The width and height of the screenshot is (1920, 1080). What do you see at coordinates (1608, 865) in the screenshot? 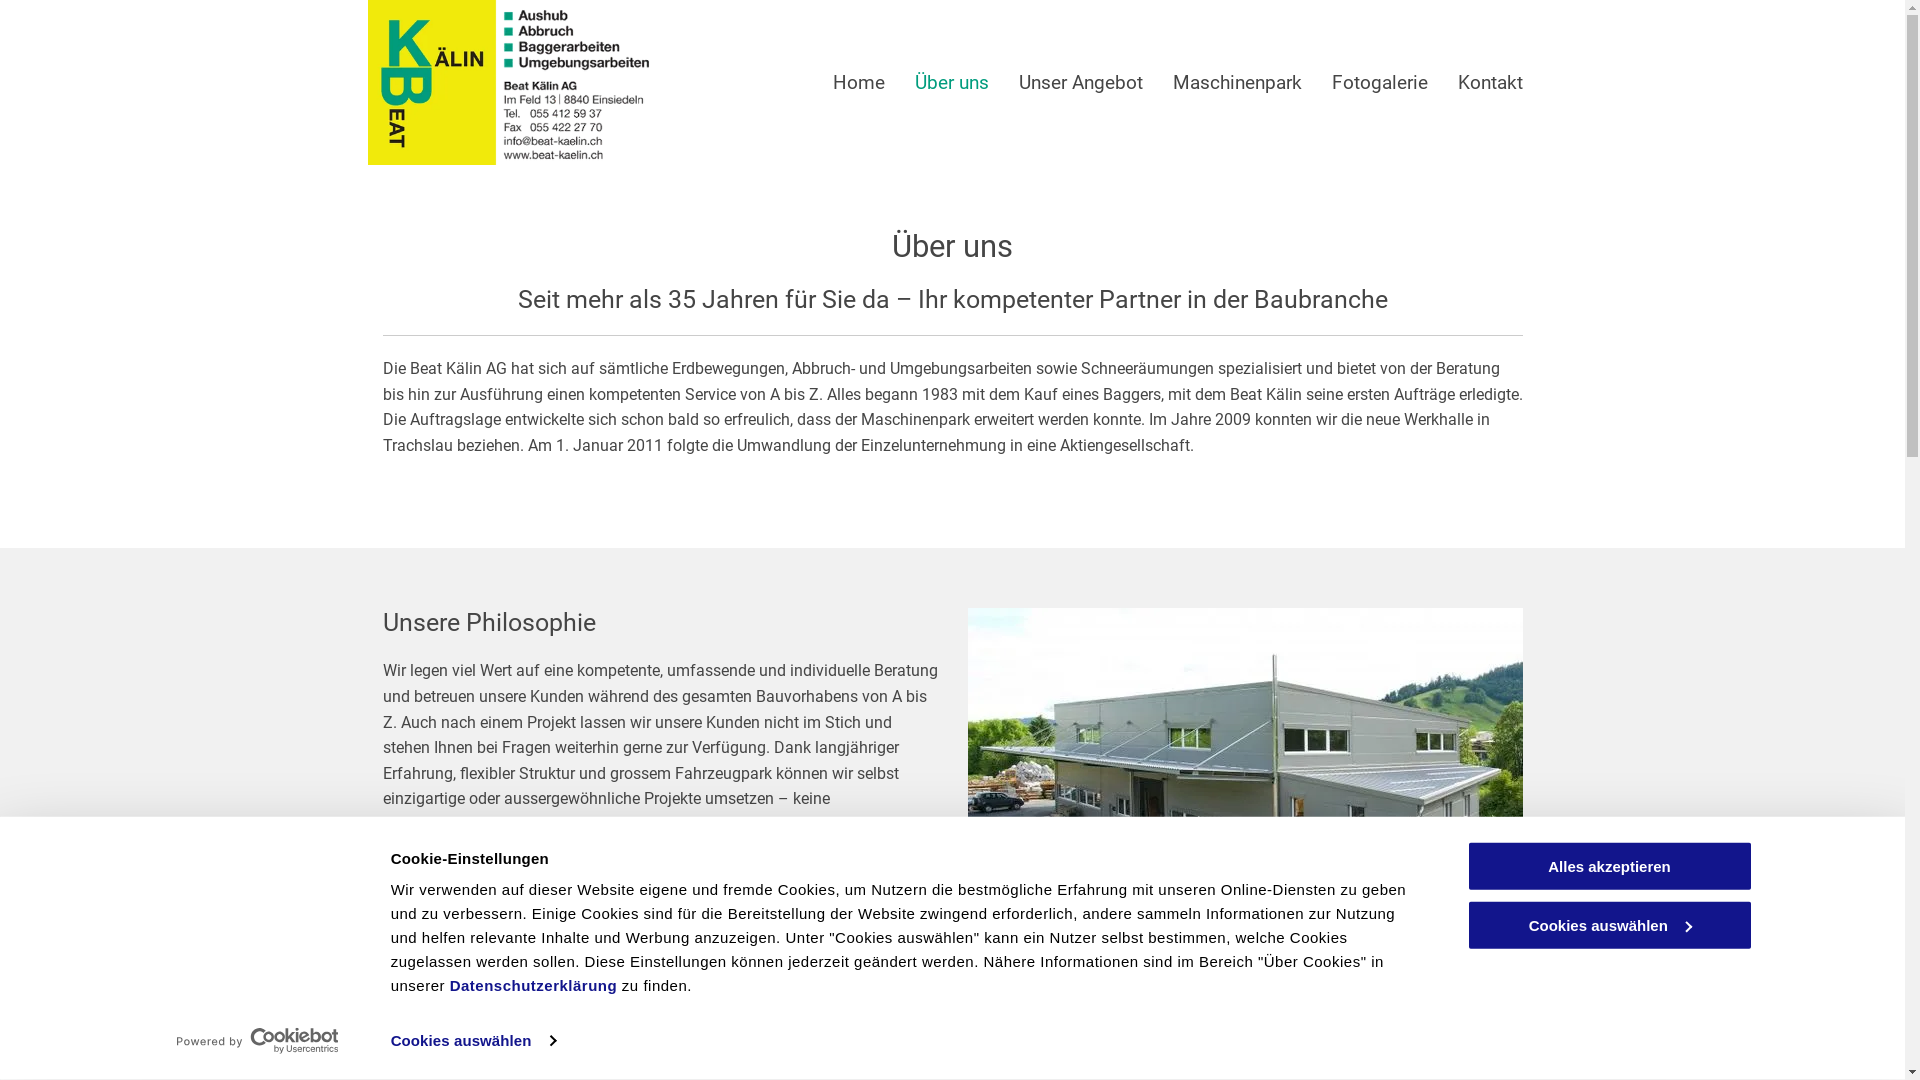
I see `'Alles akzeptieren'` at bounding box center [1608, 865].